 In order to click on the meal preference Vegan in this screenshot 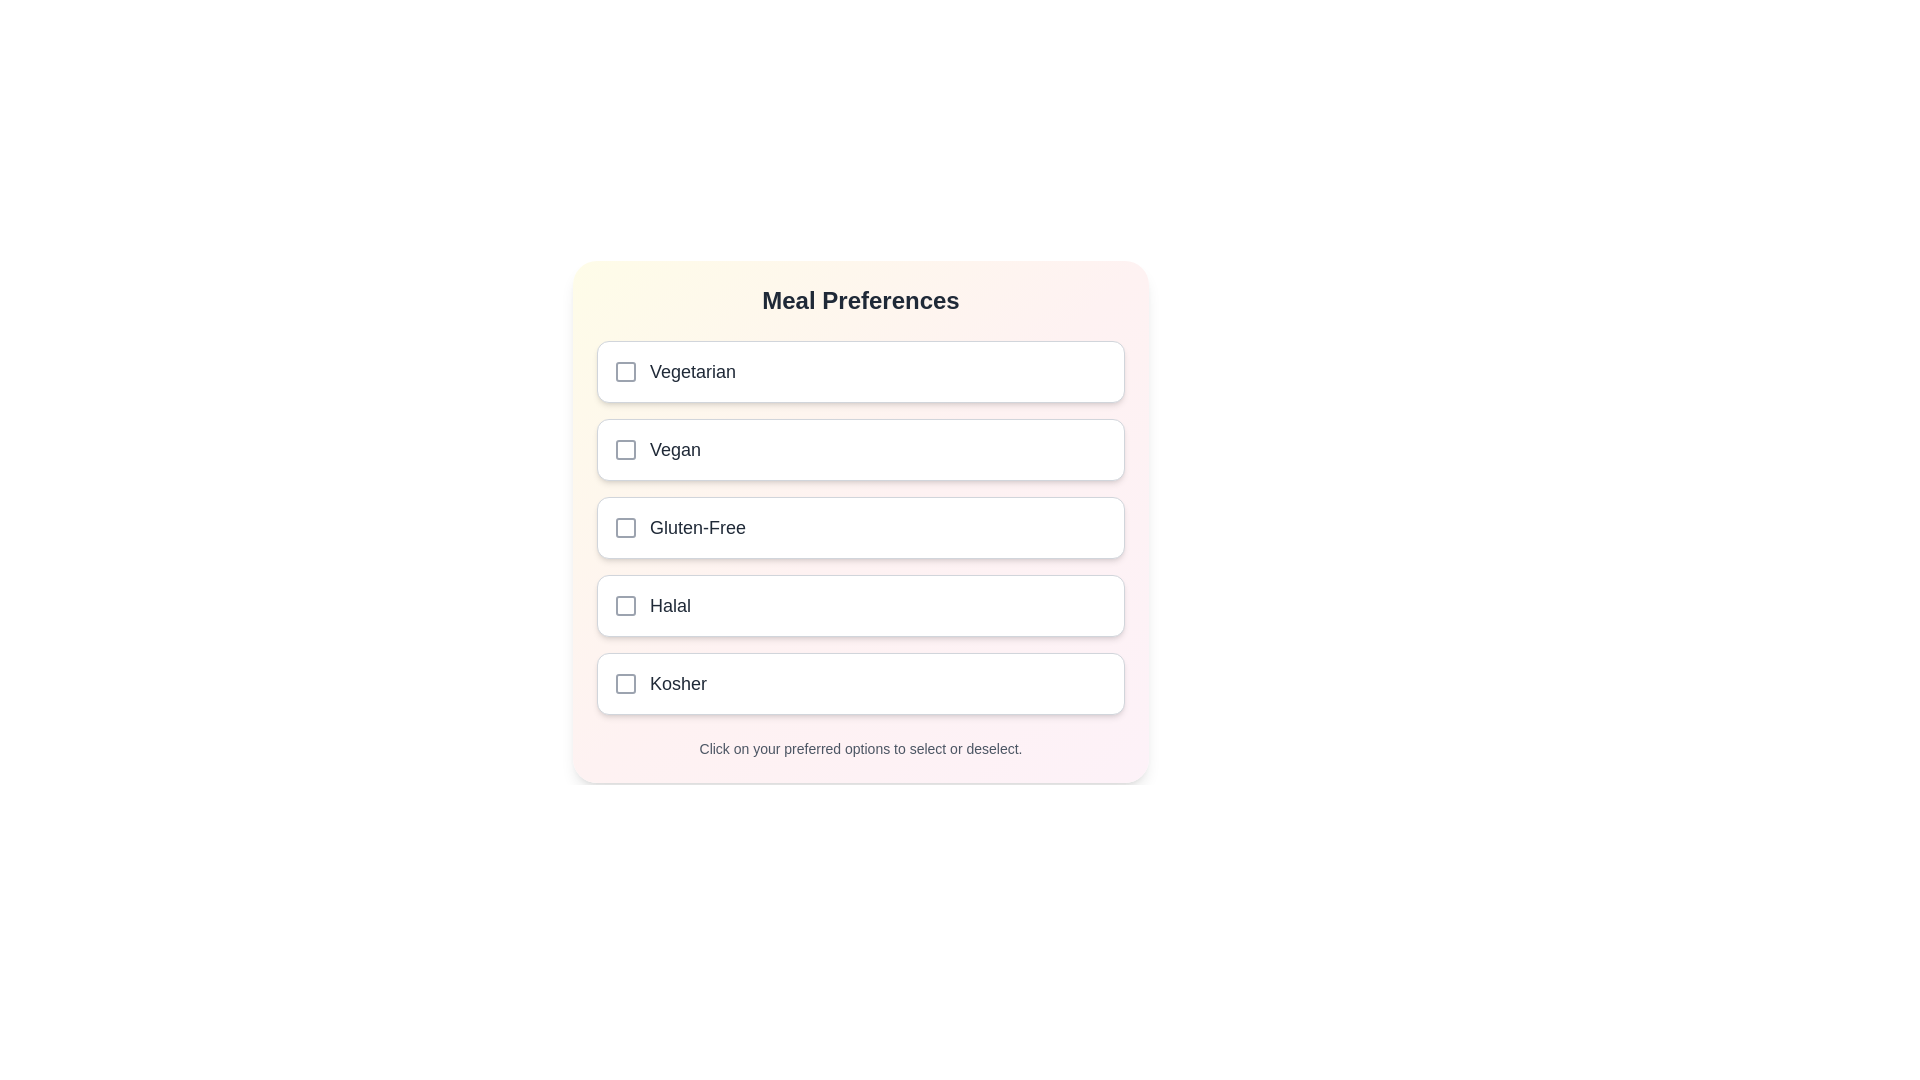, I will do `click(860, 450)`.